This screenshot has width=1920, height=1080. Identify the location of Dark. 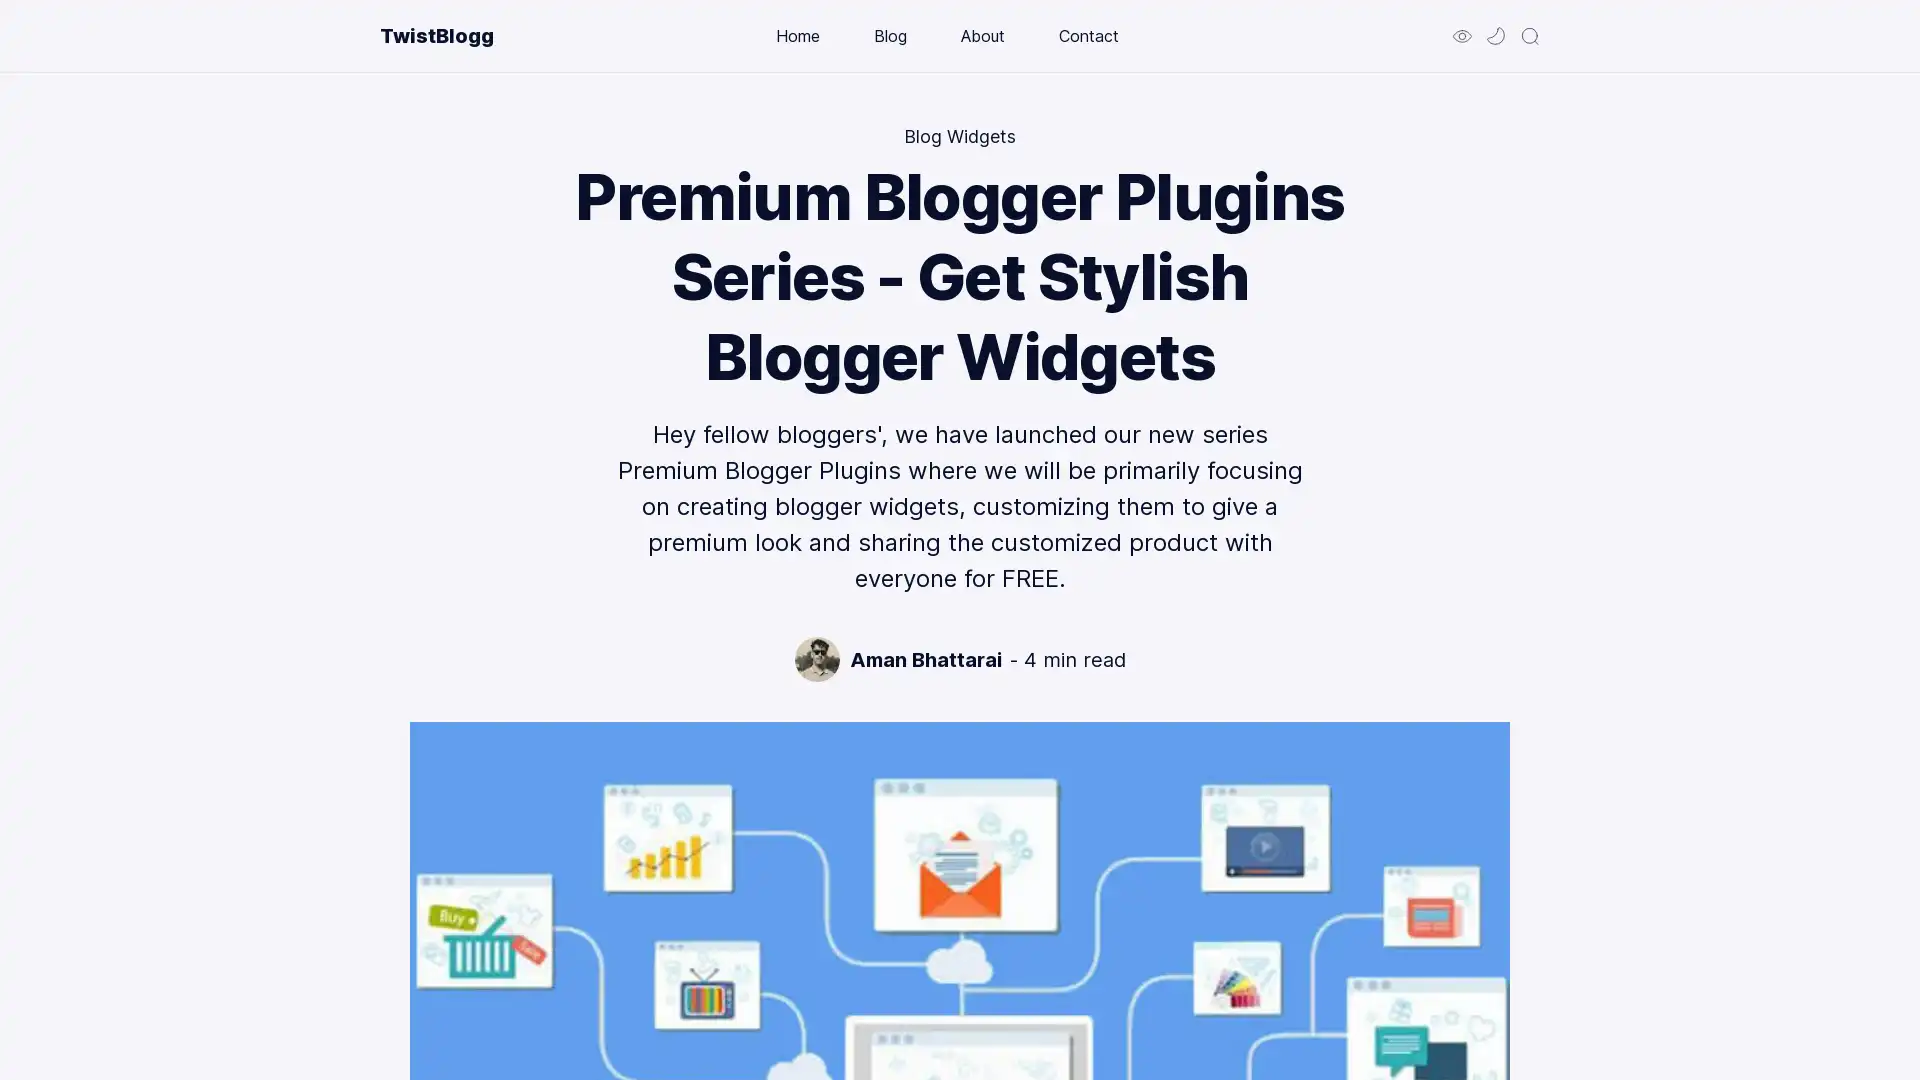
(1496, 35).